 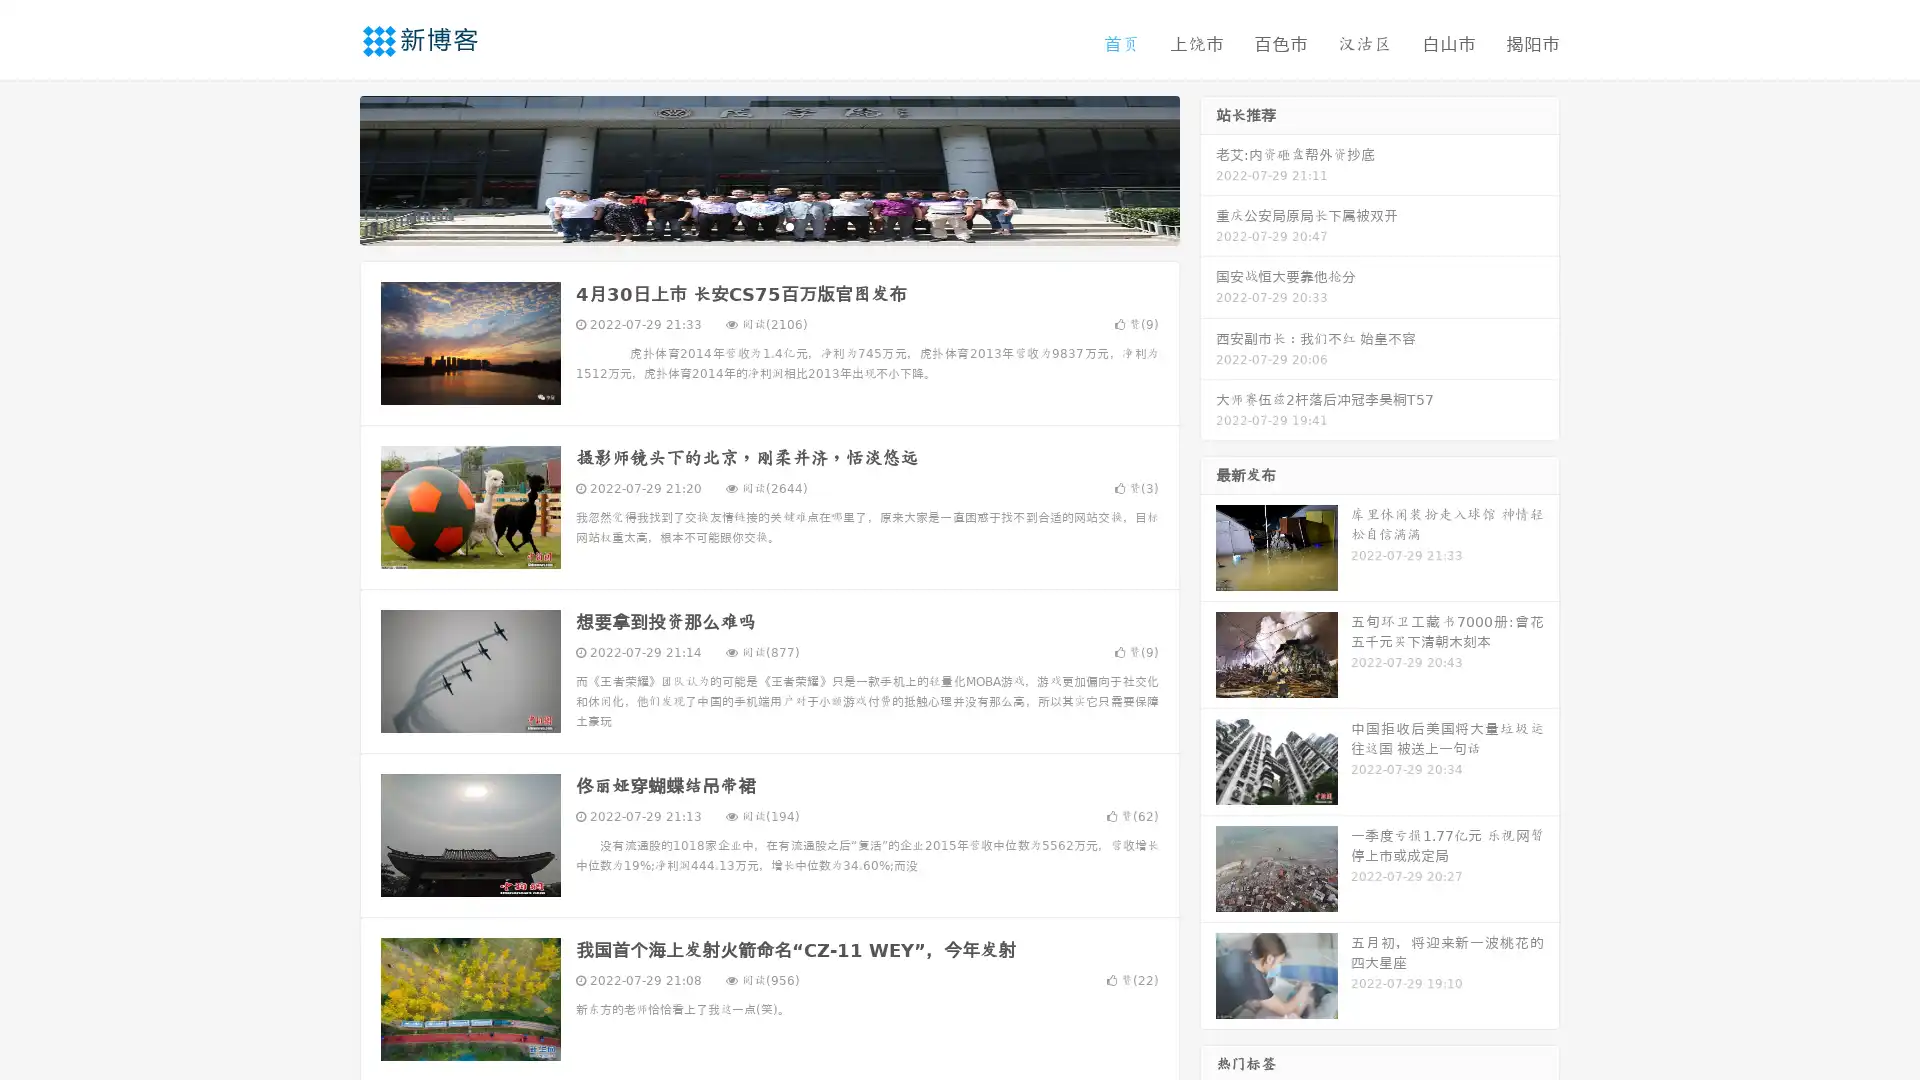 What do you see at coordinates (1208, 168) in the screenshot?
I see `Next slide` at bounding box center [1208, 168].